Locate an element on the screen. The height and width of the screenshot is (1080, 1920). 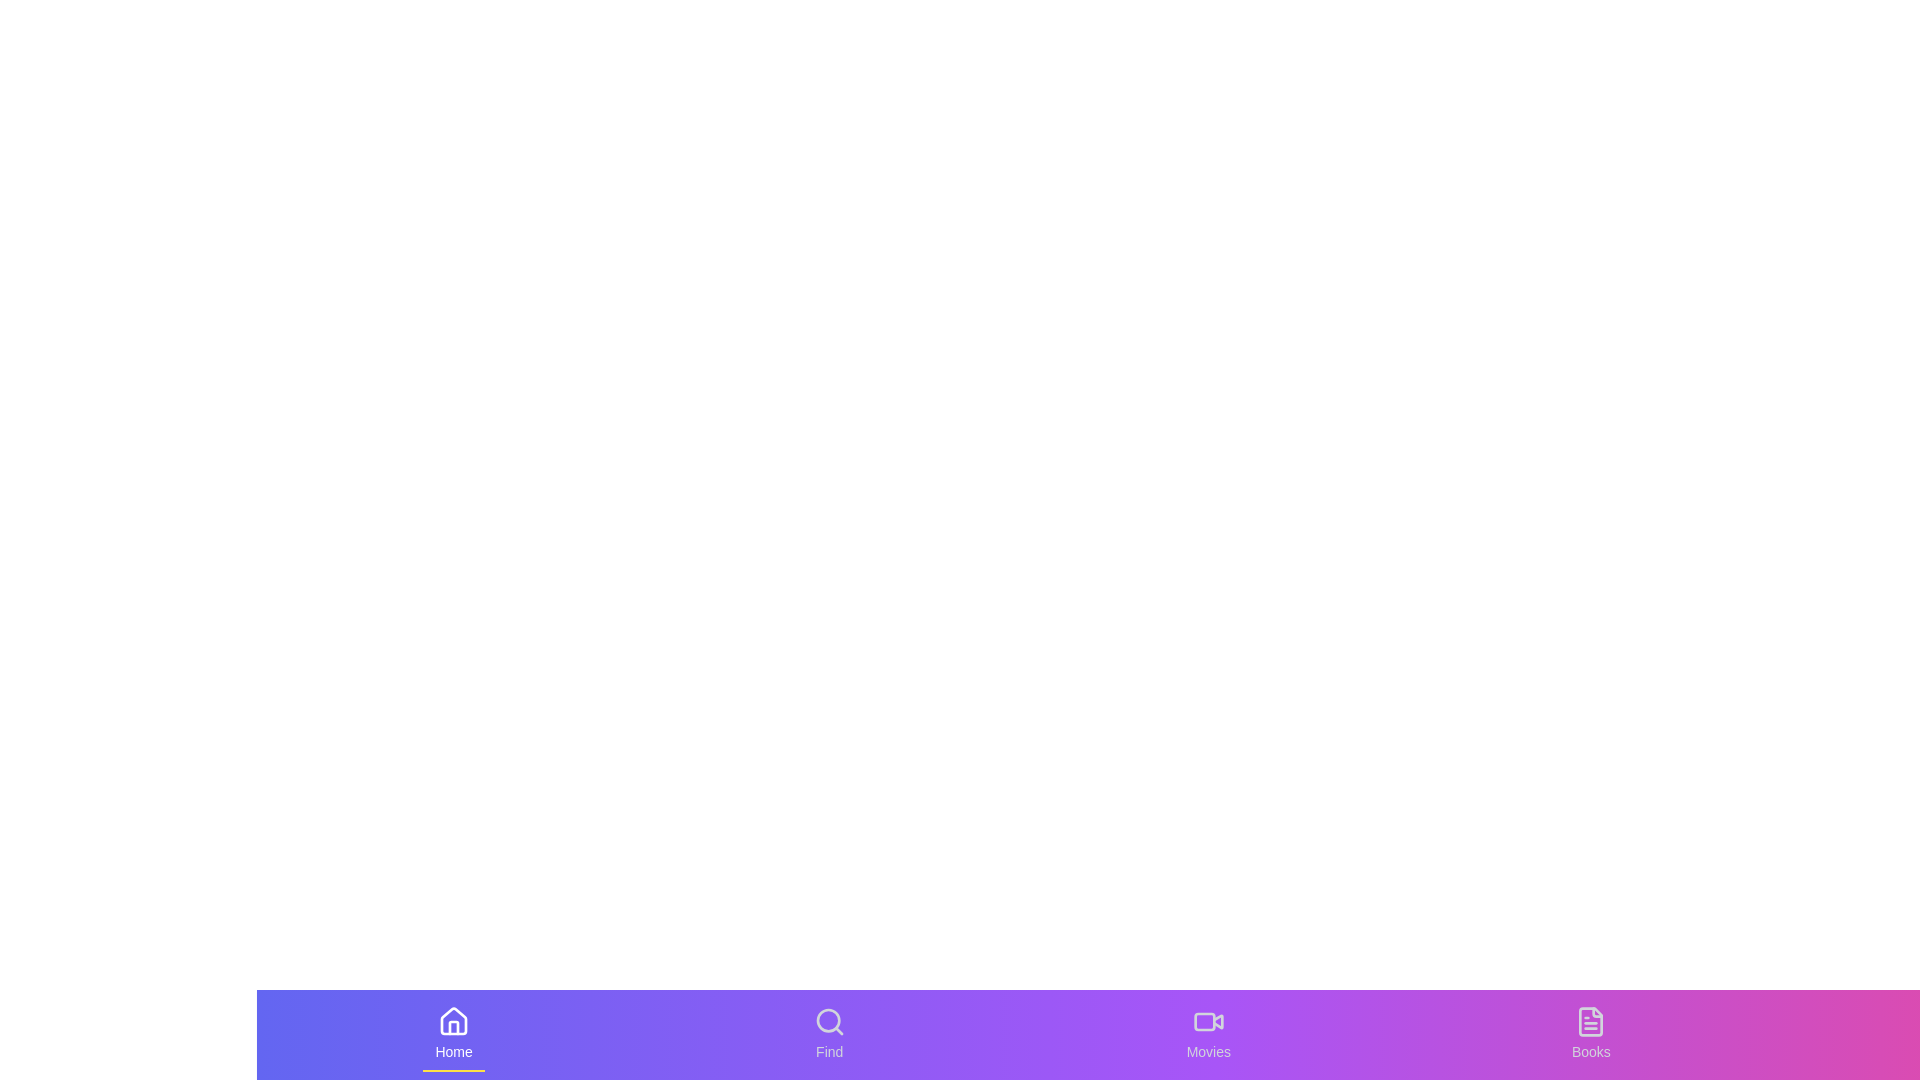
the Books tab to switch to its view is located at coordinates (1589, 1034).